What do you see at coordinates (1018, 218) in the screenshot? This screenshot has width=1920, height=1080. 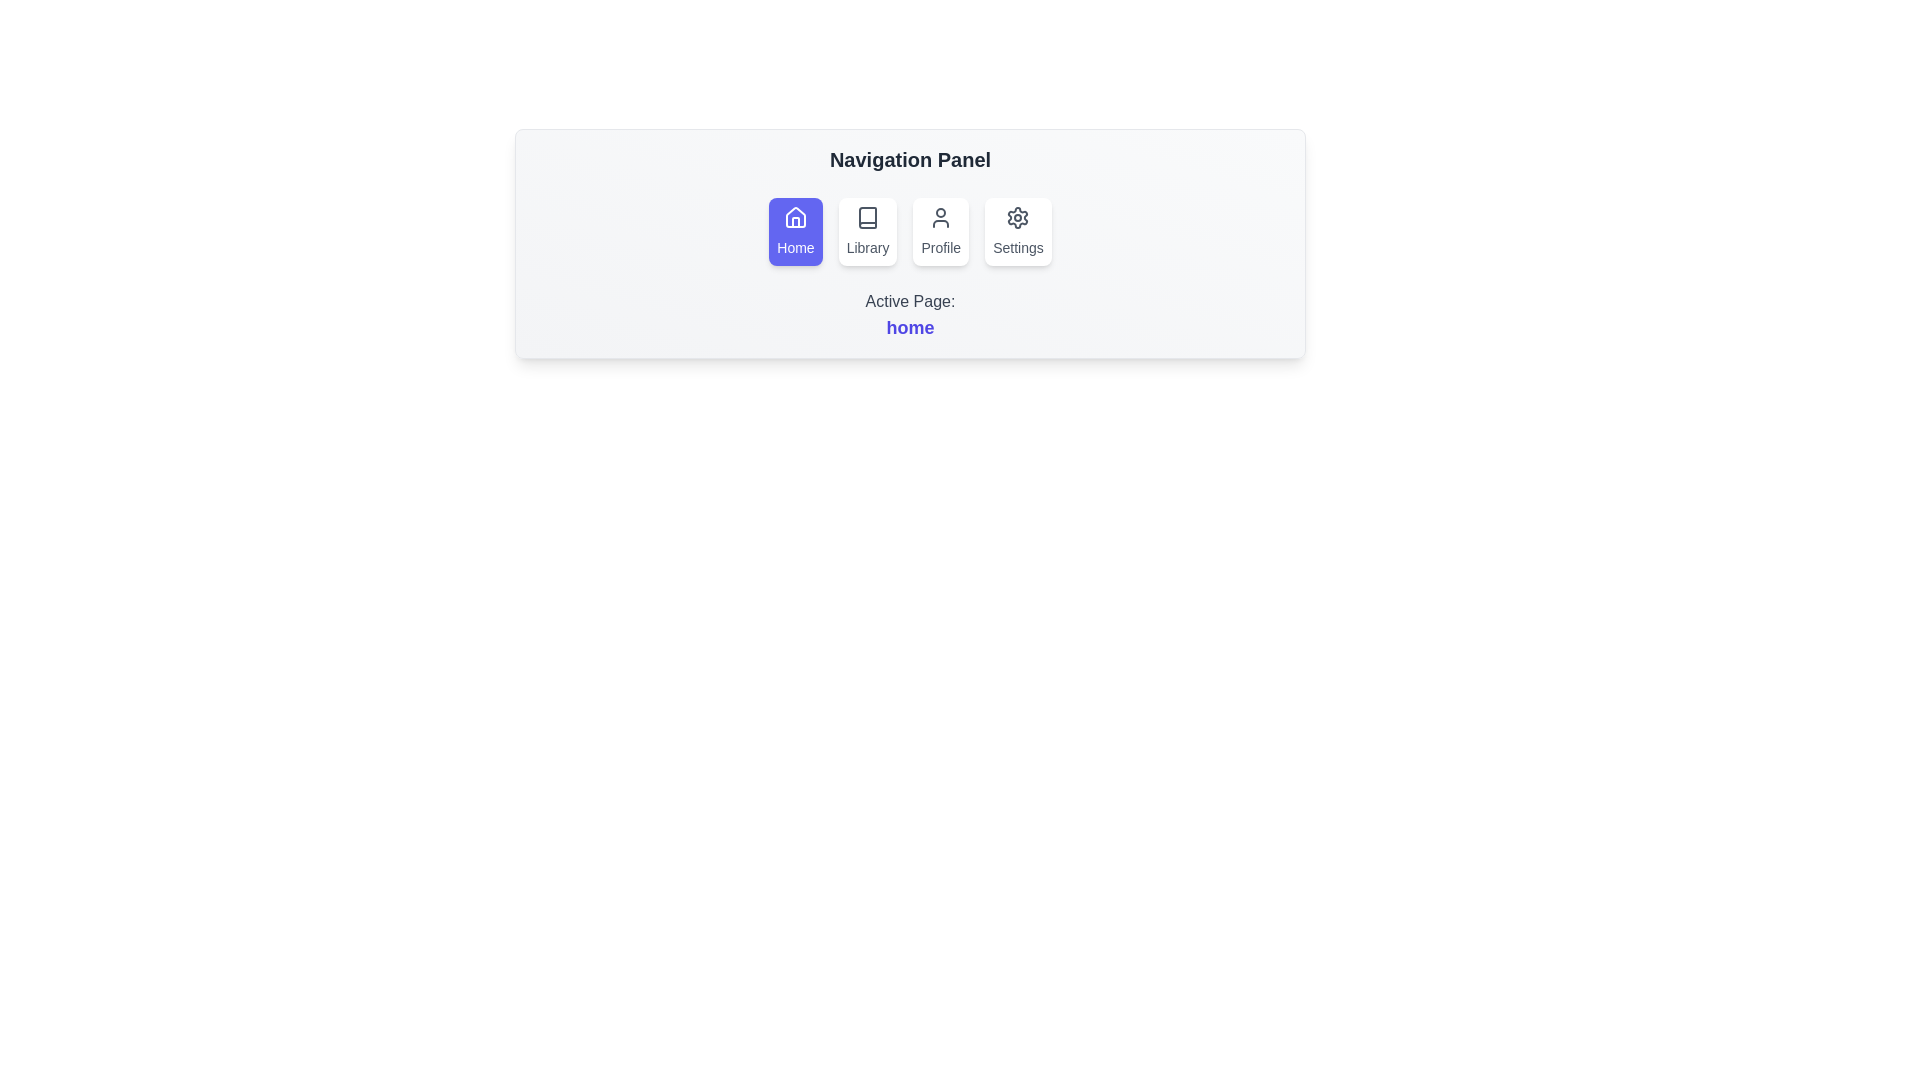 I see `the gear icon in the Settings section of the navigation panel` at bounding box center [1018, 218].